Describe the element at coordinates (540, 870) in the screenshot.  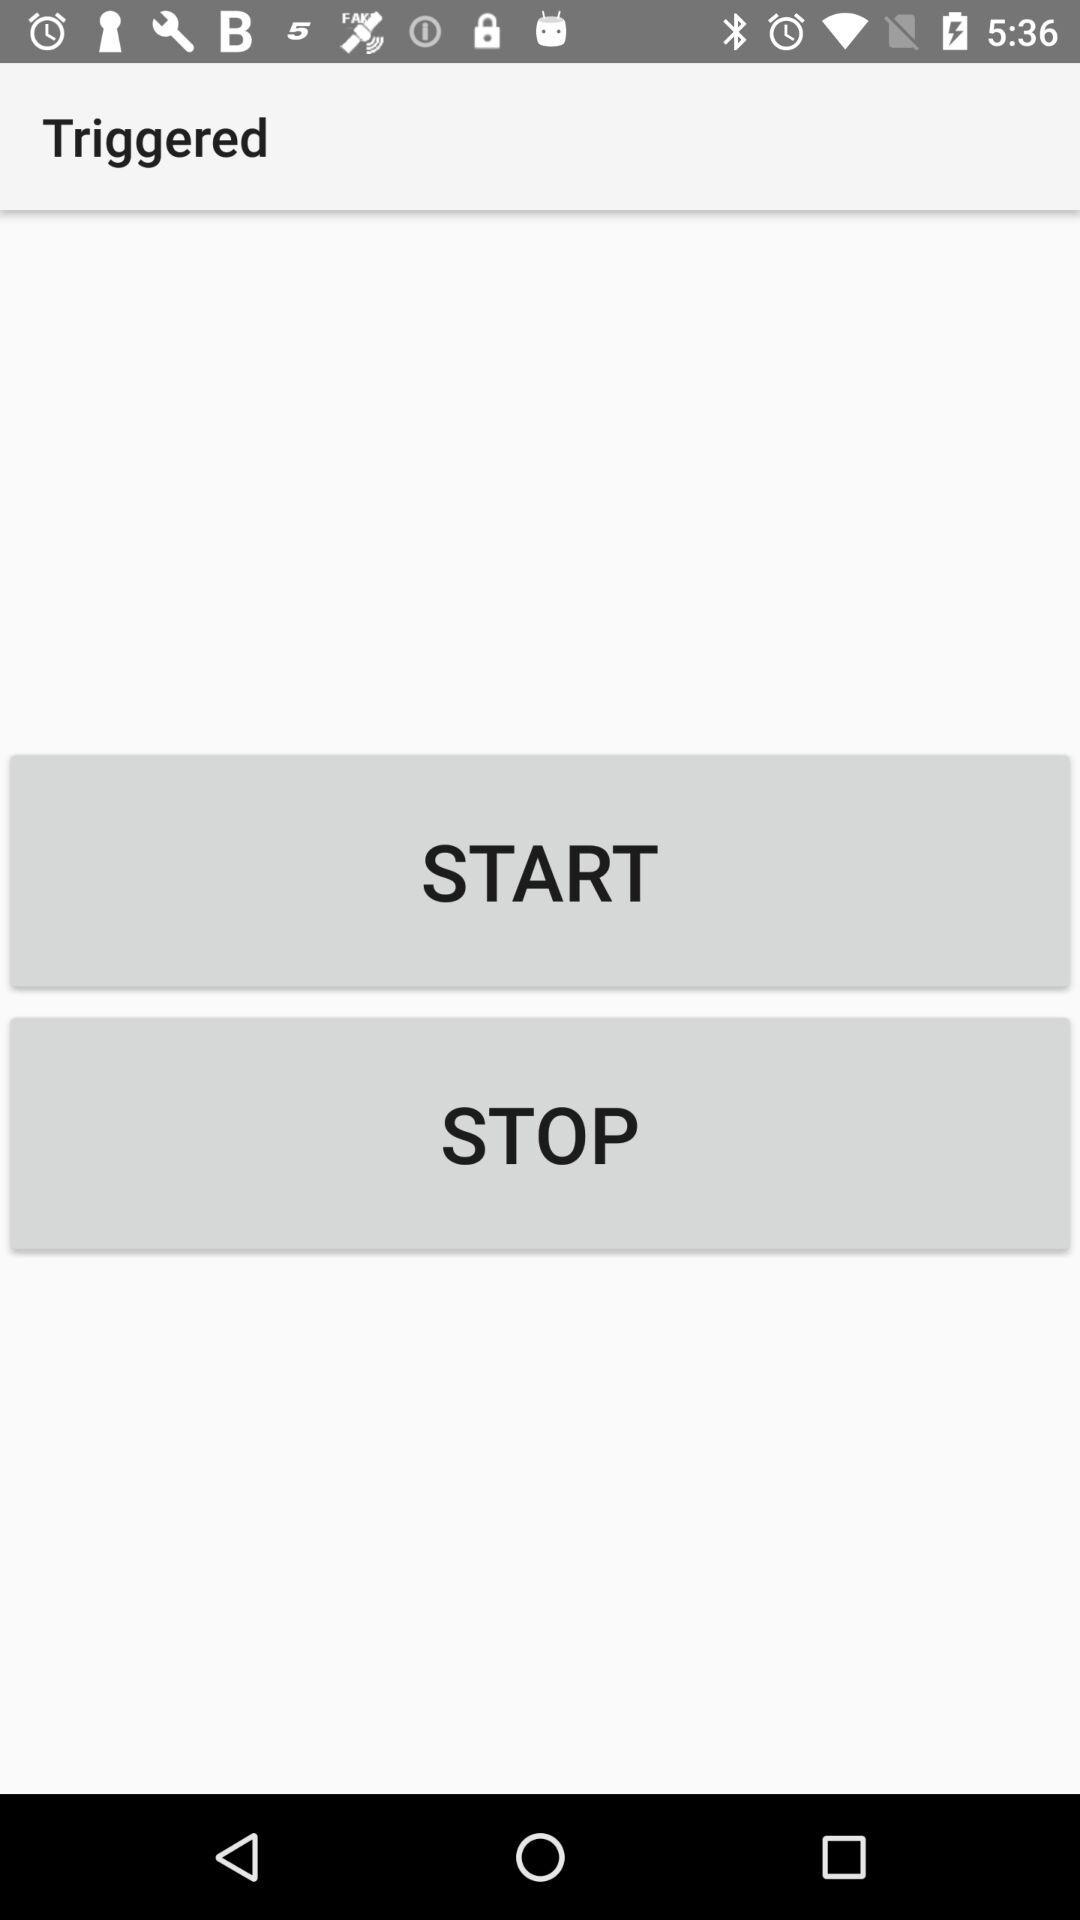
I see `the icon below triggered` at that location.